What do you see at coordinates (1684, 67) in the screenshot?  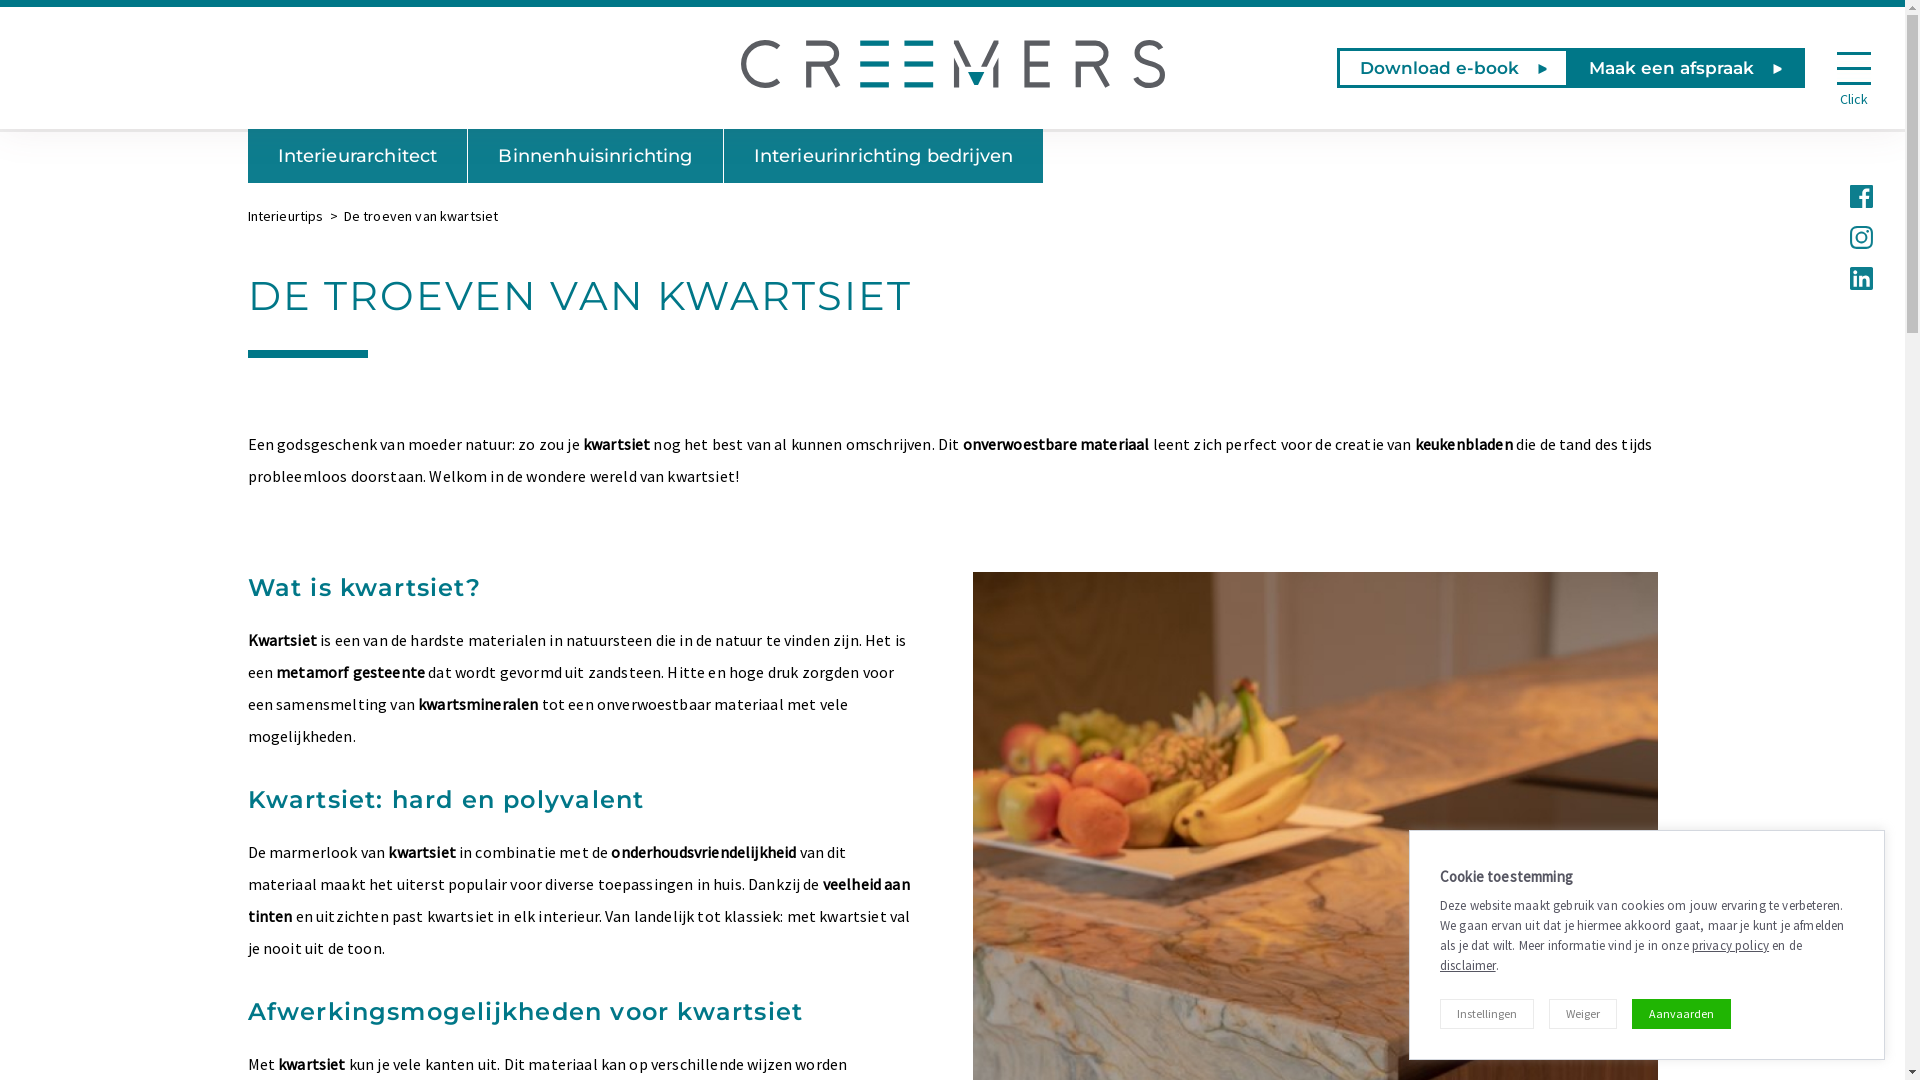 I see `'Maak een afspraak'` at bounding box center [1684, 67].